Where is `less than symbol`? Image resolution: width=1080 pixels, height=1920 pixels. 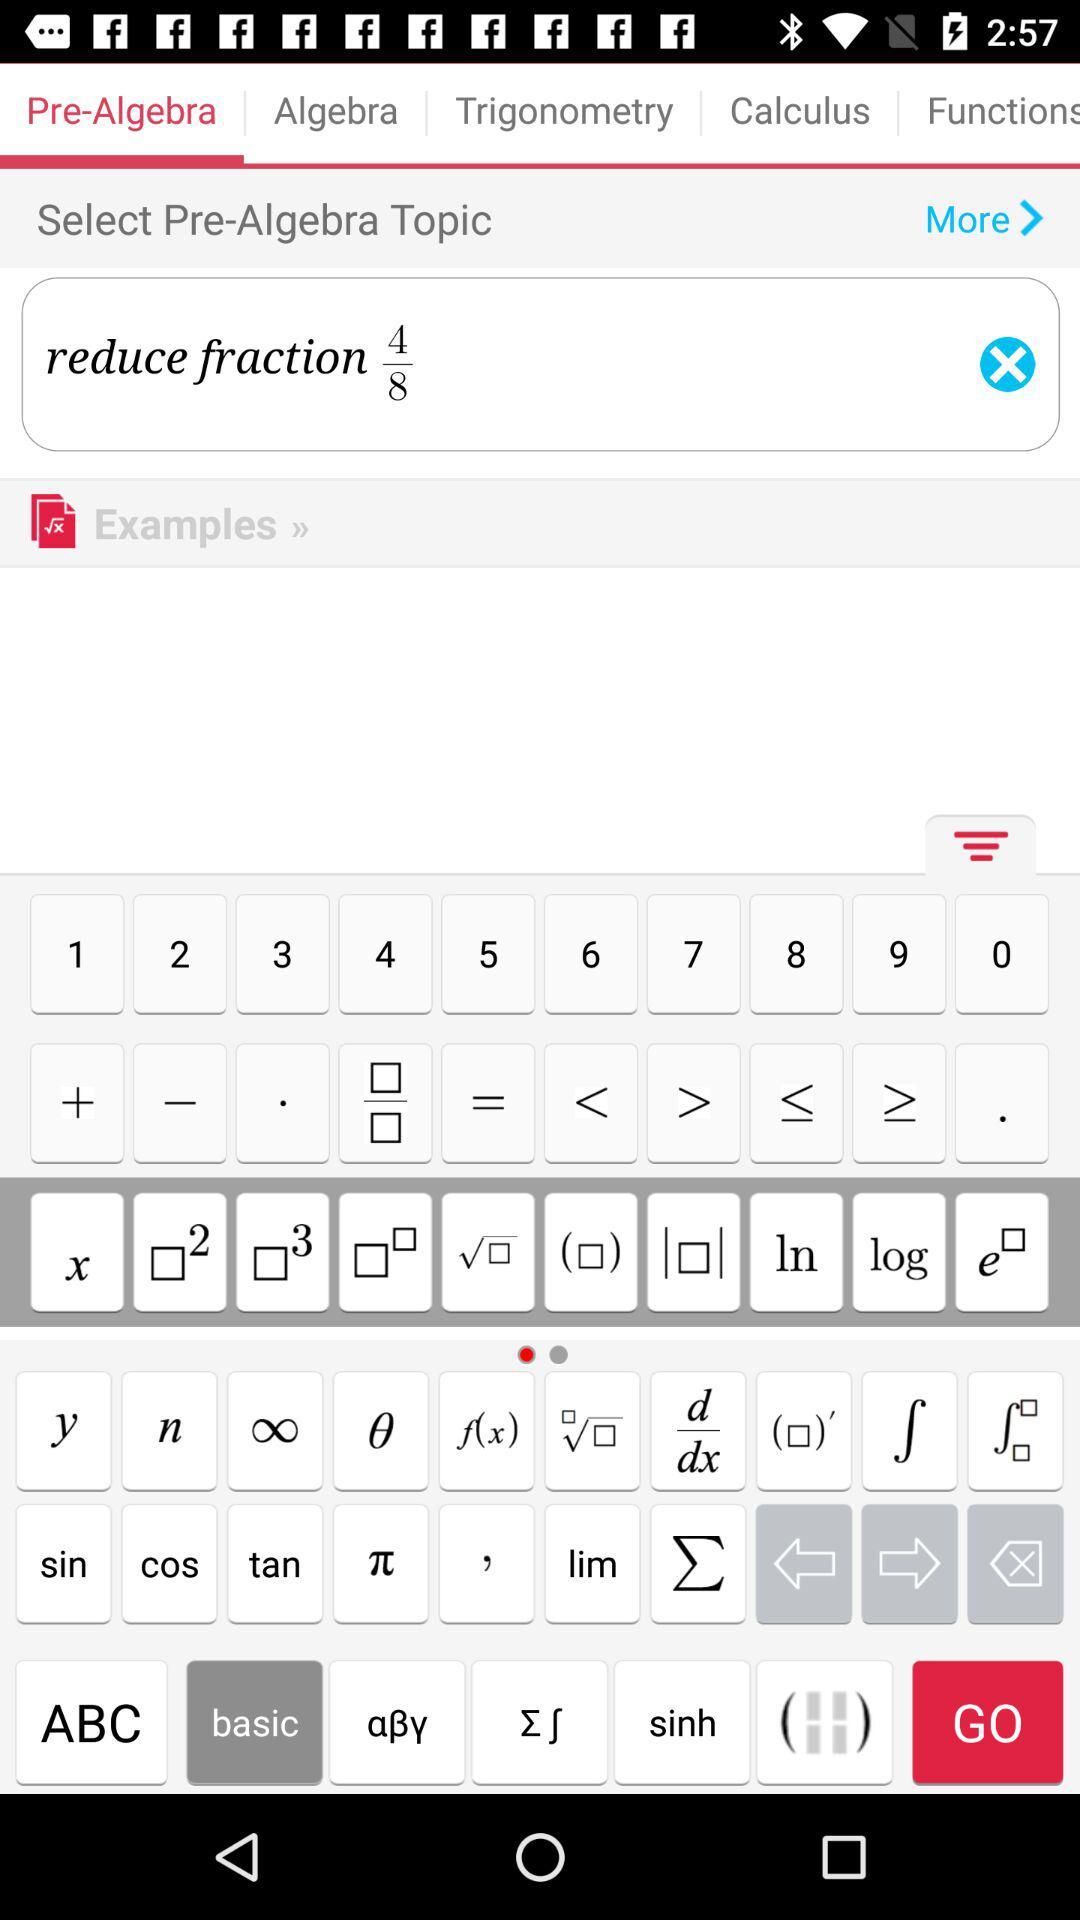 less than symbol is located at coordinates (589, 1101).